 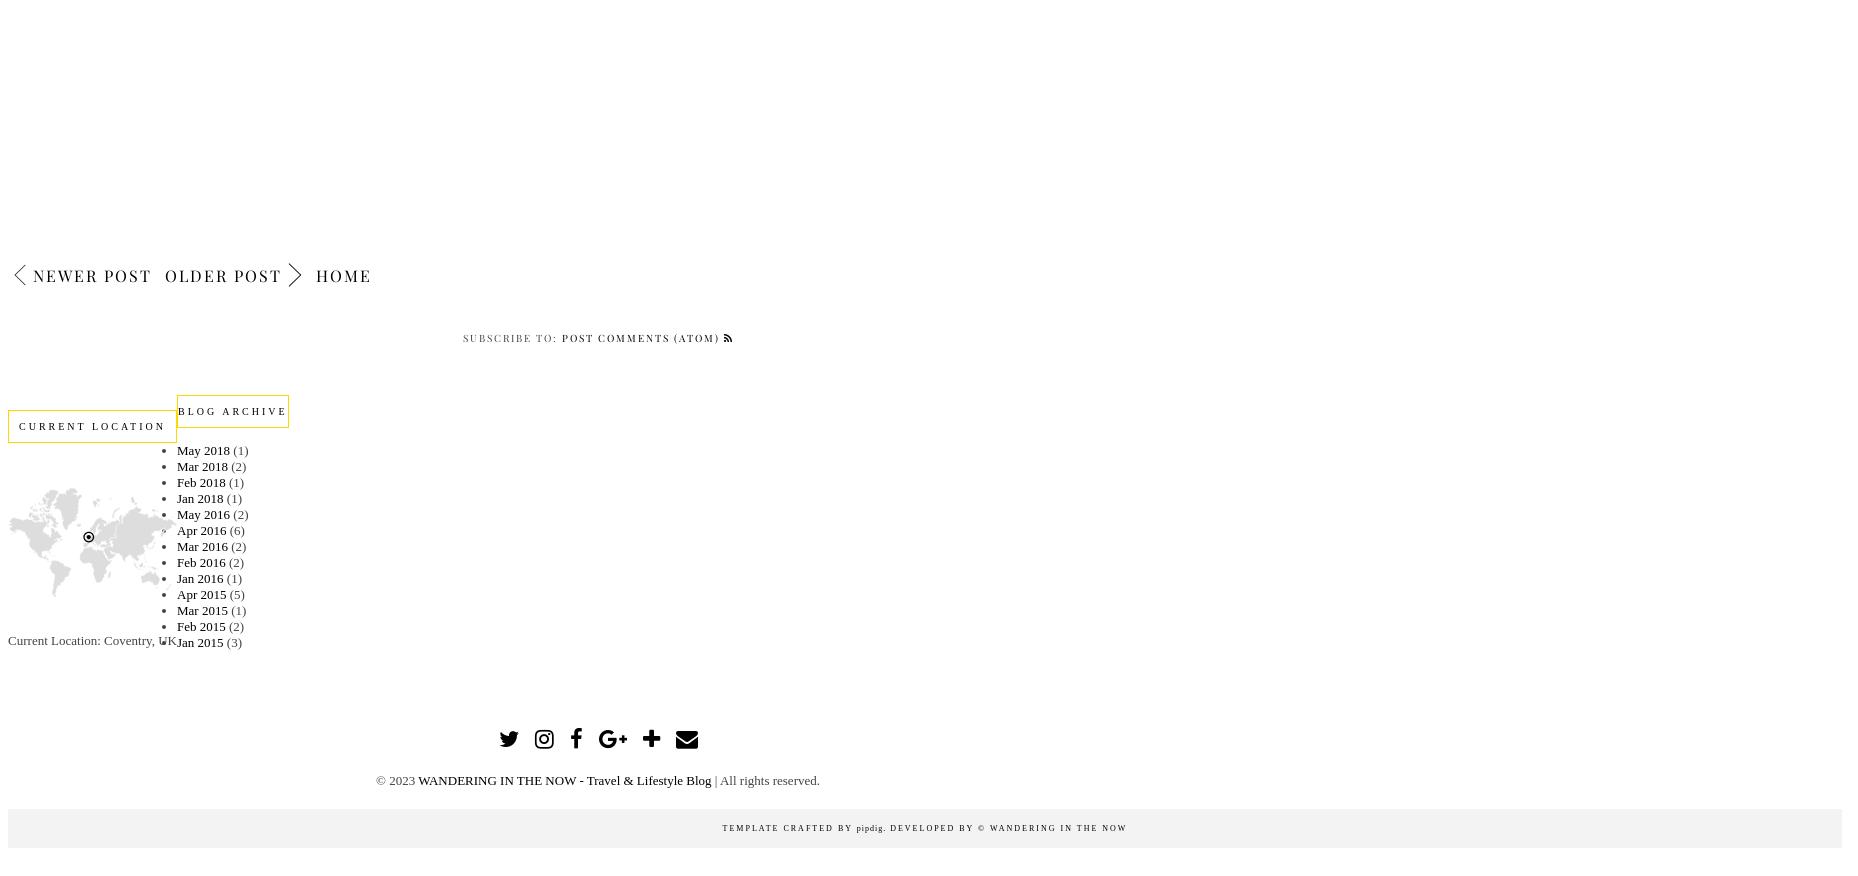 I want to click on 'WANDERING IN THE NOW - Travel & Lifestyle Blog', so click(x=417, y=779).